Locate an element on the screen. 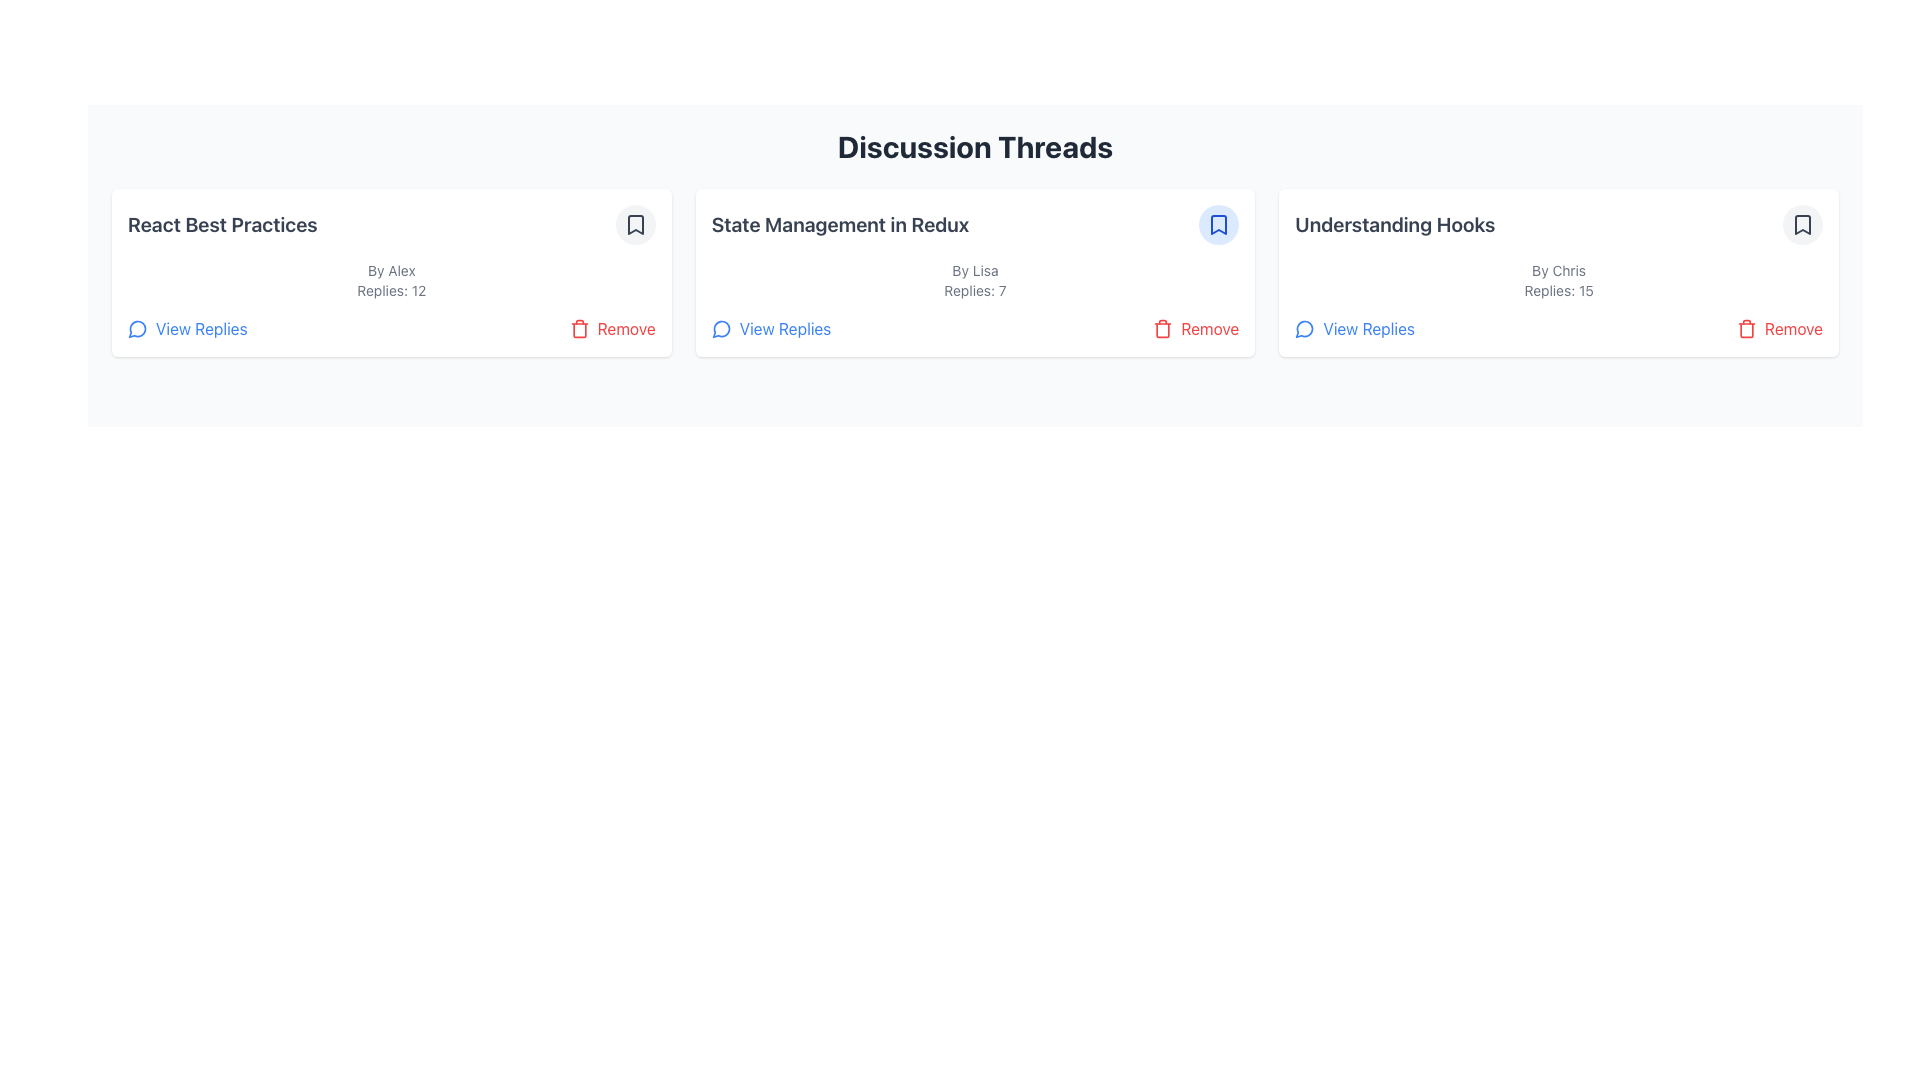 This screenshot has height=1080, width=1920. the bookmark button located at the top-right corner of the 'React Best Practices' card is located at coordinates (634, 224).